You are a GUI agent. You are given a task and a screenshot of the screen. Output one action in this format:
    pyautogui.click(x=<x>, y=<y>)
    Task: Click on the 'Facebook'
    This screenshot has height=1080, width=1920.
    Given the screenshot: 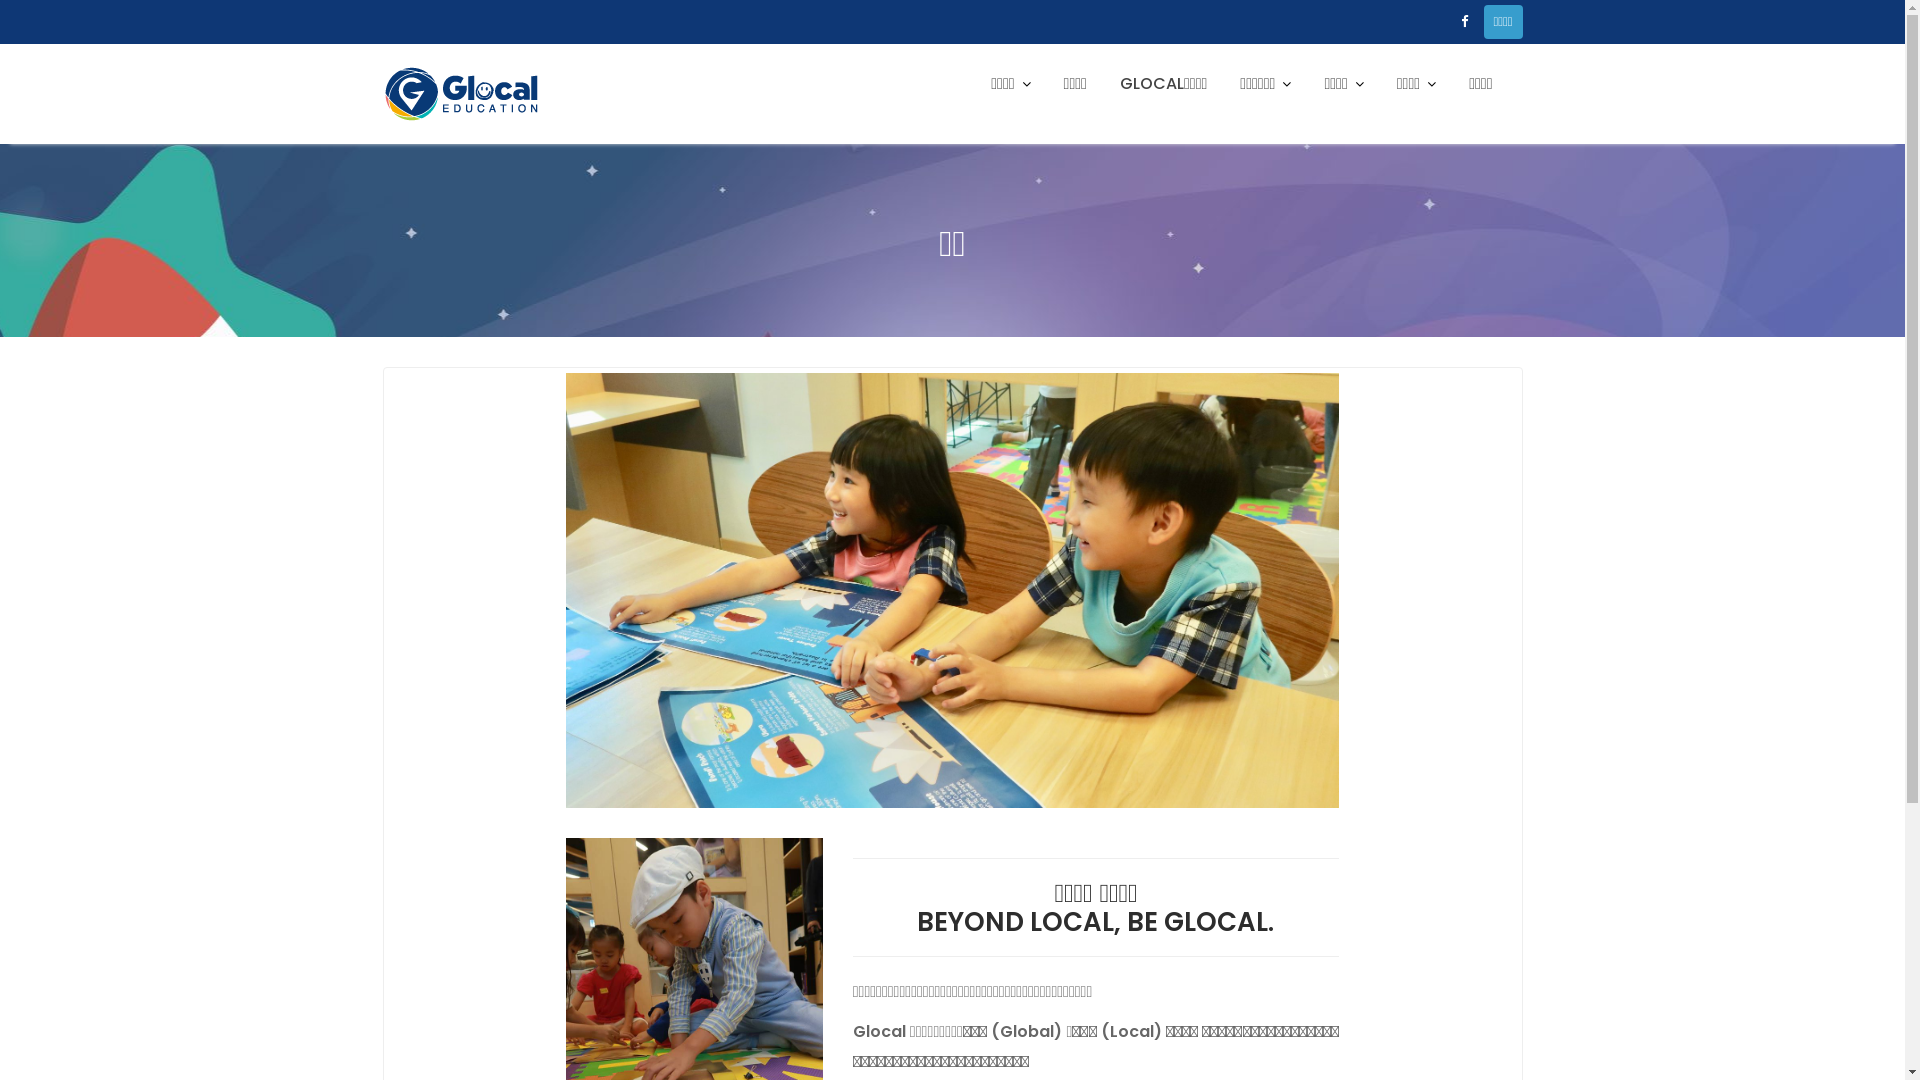 What is the action you would take?
    pyautogui.click(x=1464, y=22)
    